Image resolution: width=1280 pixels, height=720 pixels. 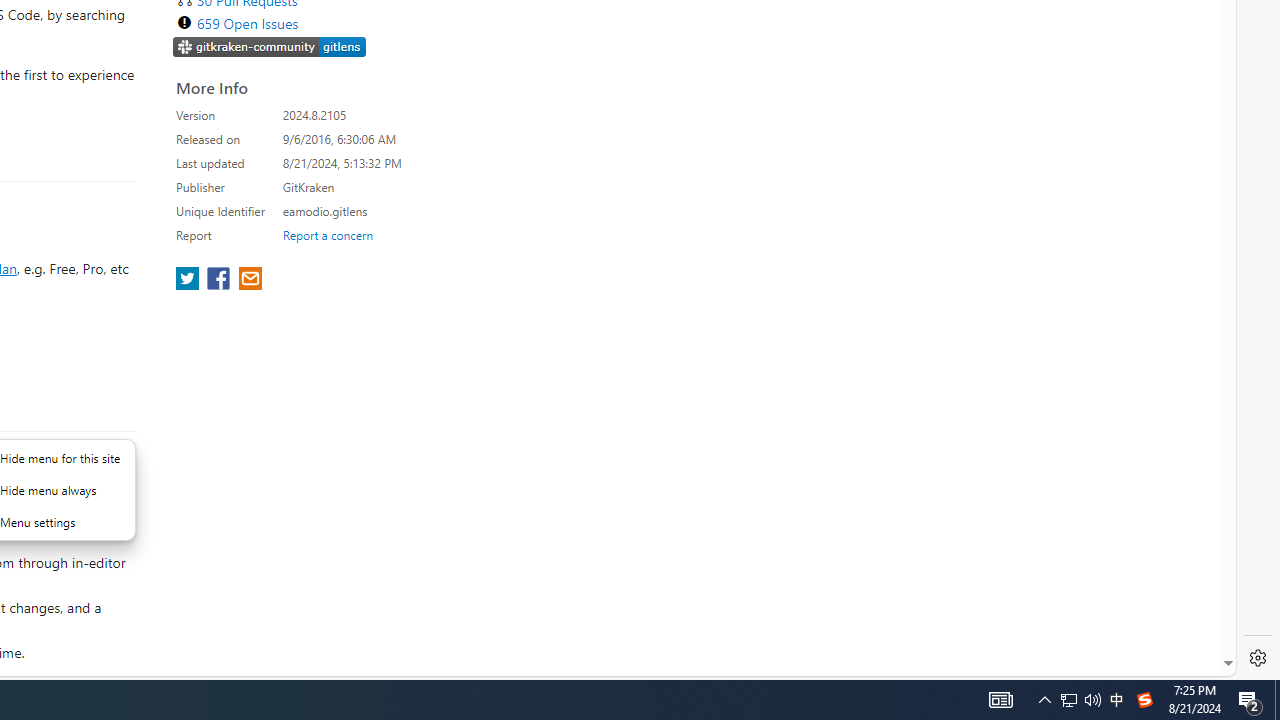 What do you see at coordinates (220, 280) in the screenshot?
I see `'share extension on facebook'` at bounding box center [220, 280].